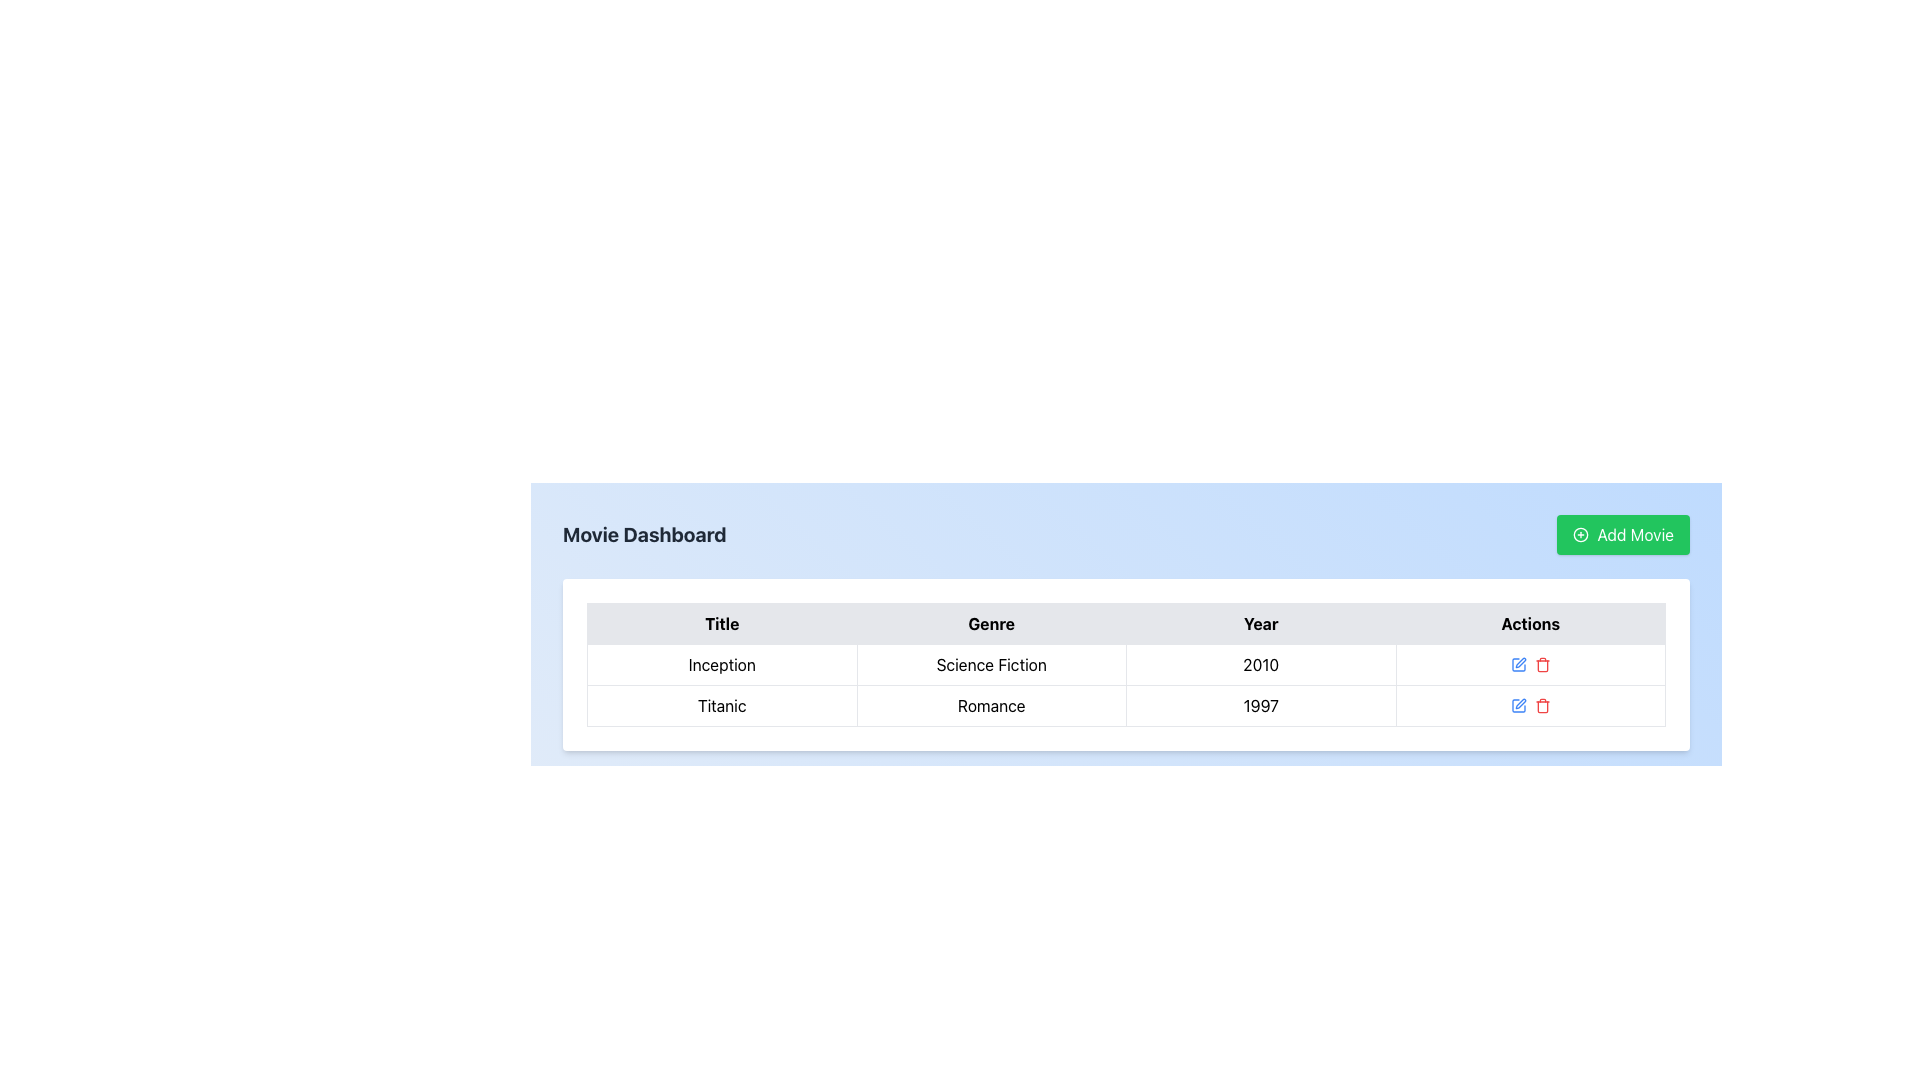 Image resolution: width=1920 pixels, height=1080 pixels. What do you see at coordinates (1518, 704) in the screenshot?
I see `the edit button located in the 'Actions' column of the first row of the table to observe a tooltip or color change` at bounding box center [1518, 704].